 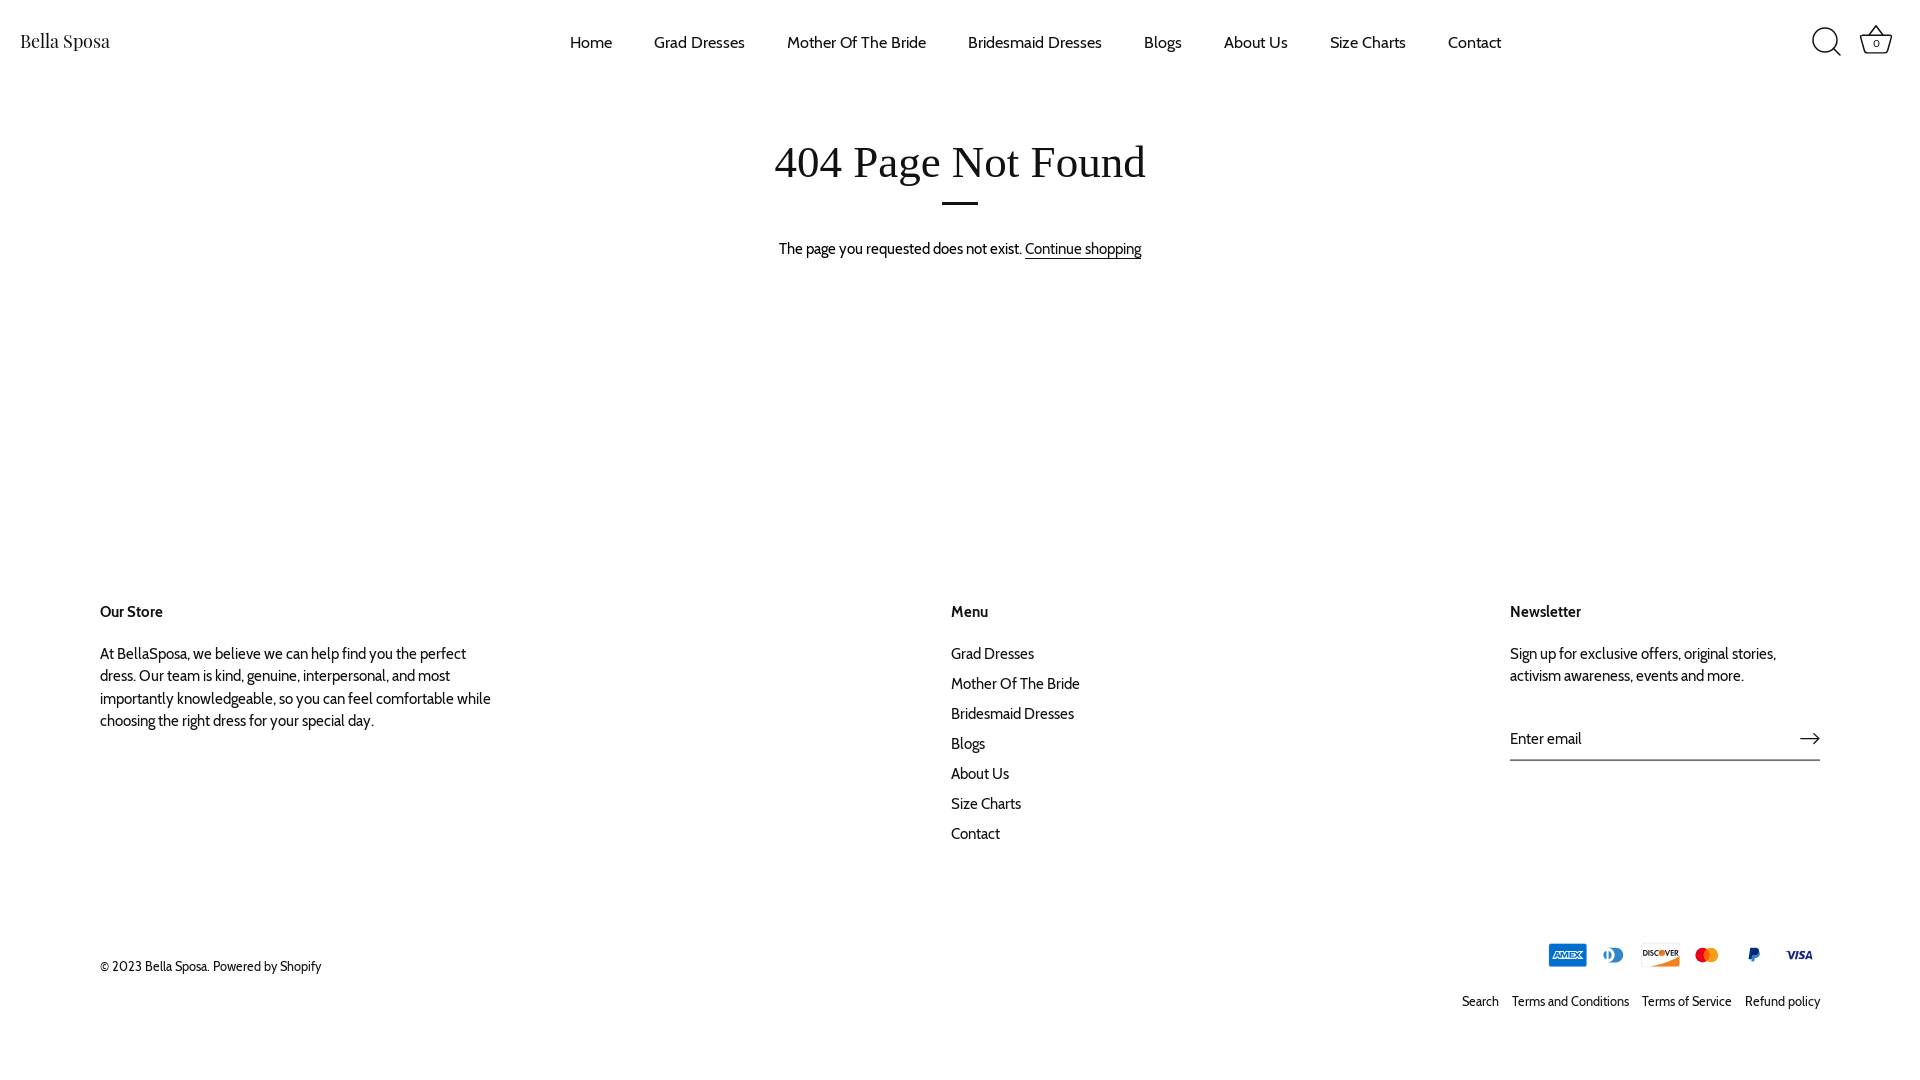 I want to click on 'Powered by Shopify', so click(x=212, y=964).